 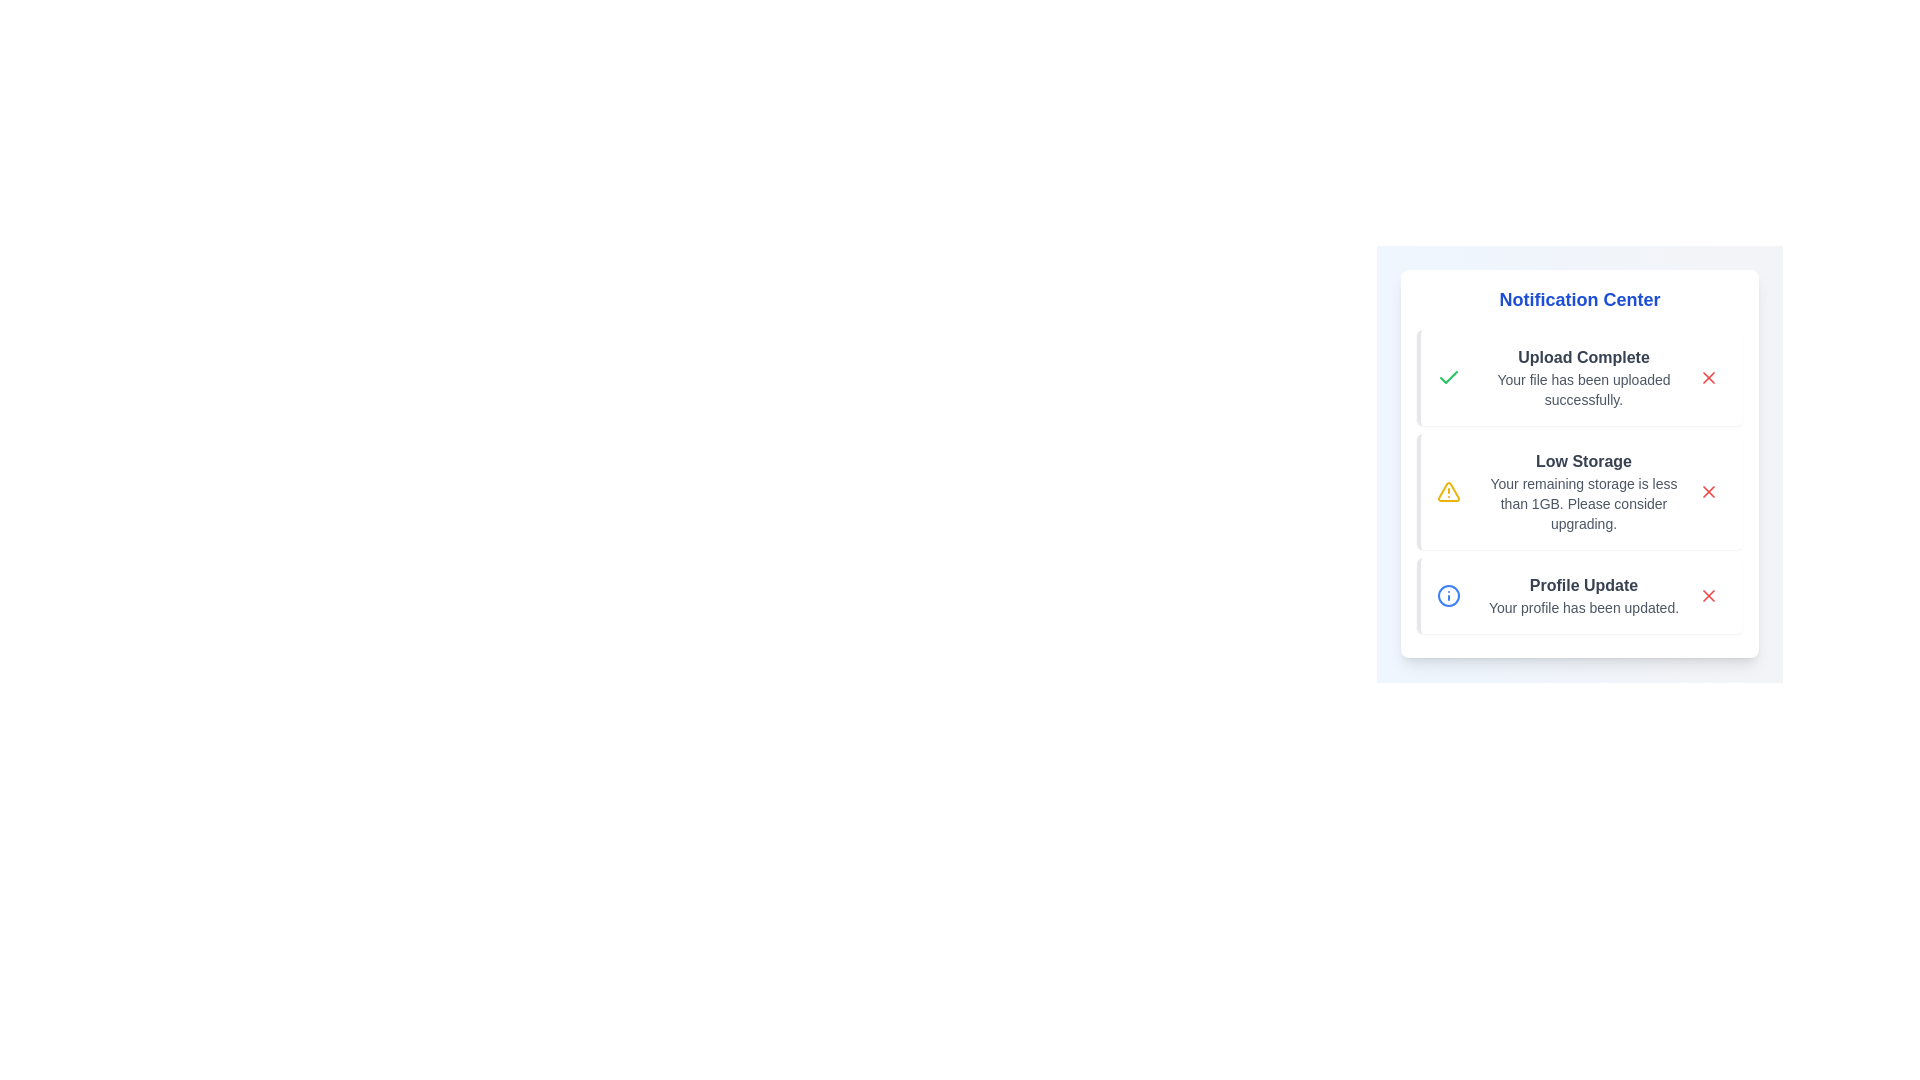 What do you see at coordinates (1583, 461) in the screenshot?
I see `the 'Low Storage' text label in the Notification Center panel, which is styled in gray and appears above the sibling text regarding storage upgrade` at bounding box center [1583, 461].